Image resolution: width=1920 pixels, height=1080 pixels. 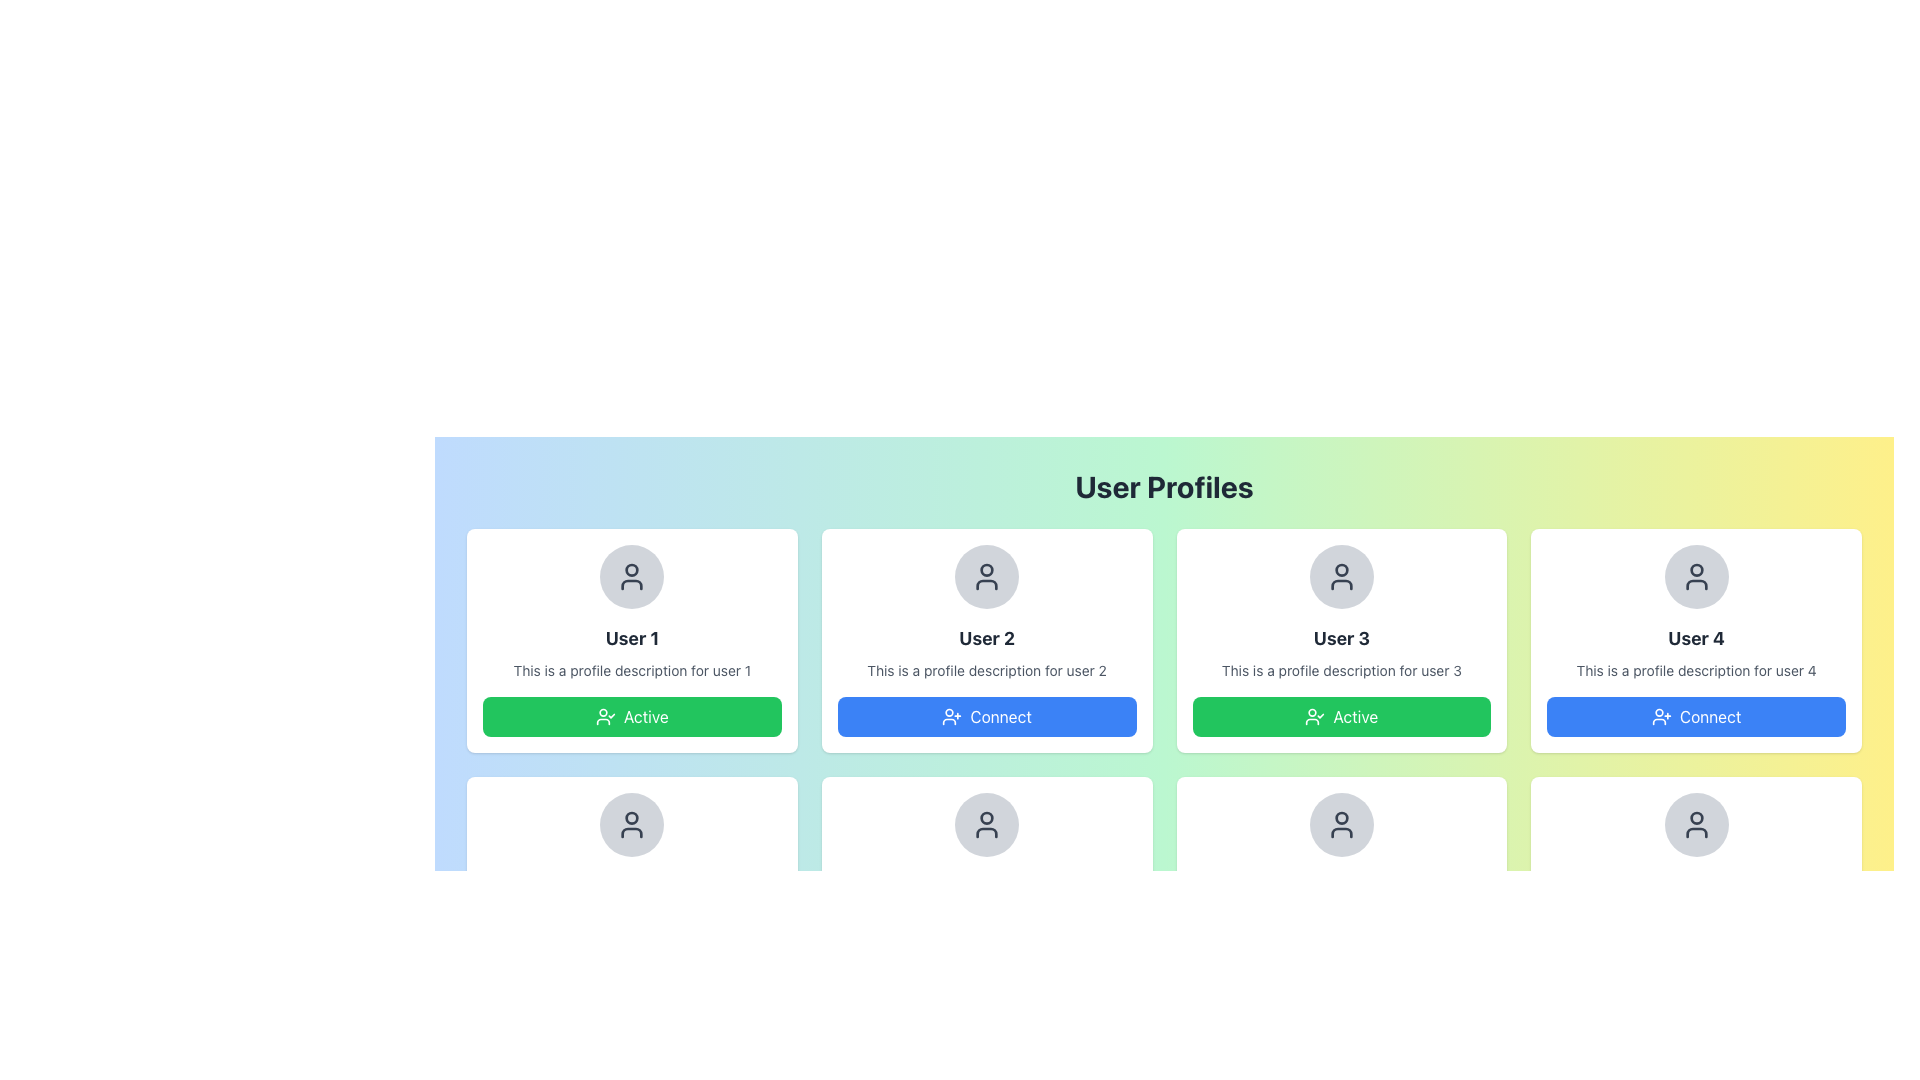 I want to click on the user profile icon located at the topmost position within the rightmost user profile card in the top row of the layout, so click(x=1695, y=577).